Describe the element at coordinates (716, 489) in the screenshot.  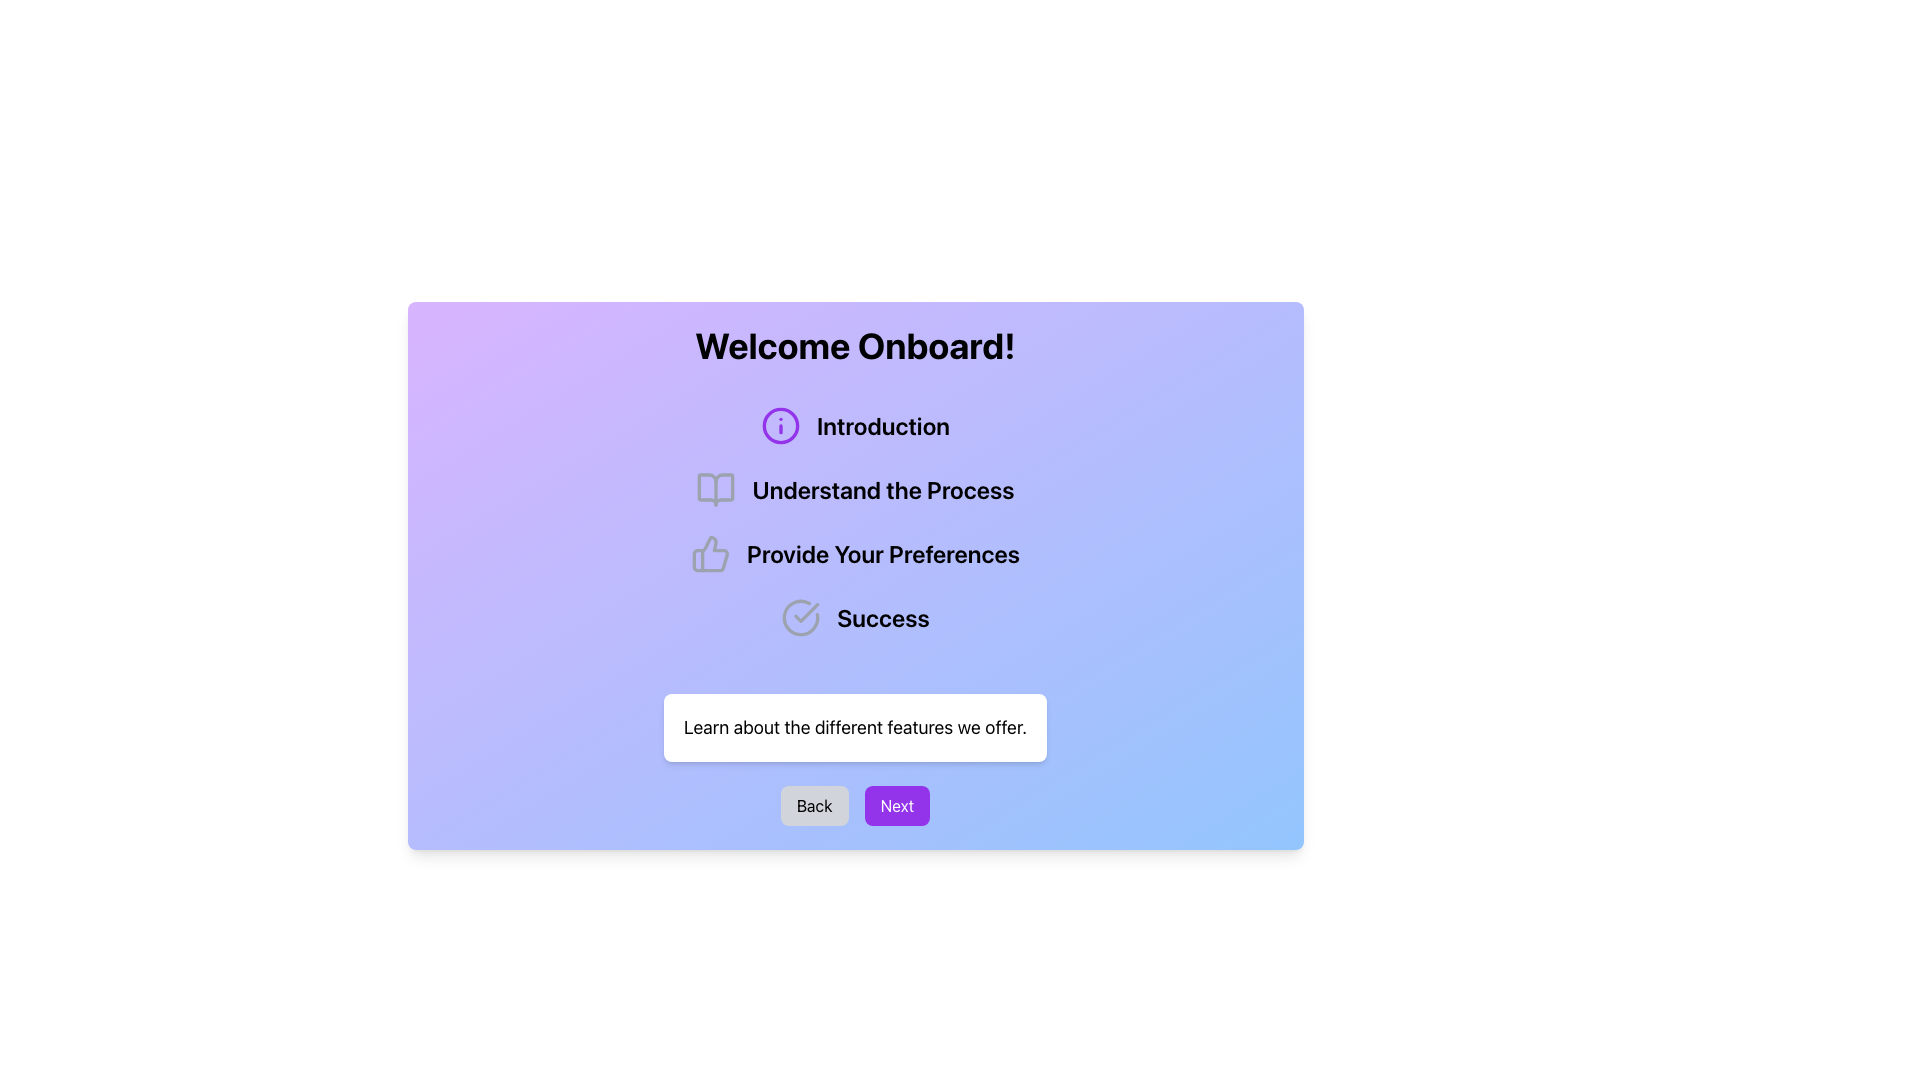
I see `the book icon located to the left of the 'Understand the Process' text` at that location.